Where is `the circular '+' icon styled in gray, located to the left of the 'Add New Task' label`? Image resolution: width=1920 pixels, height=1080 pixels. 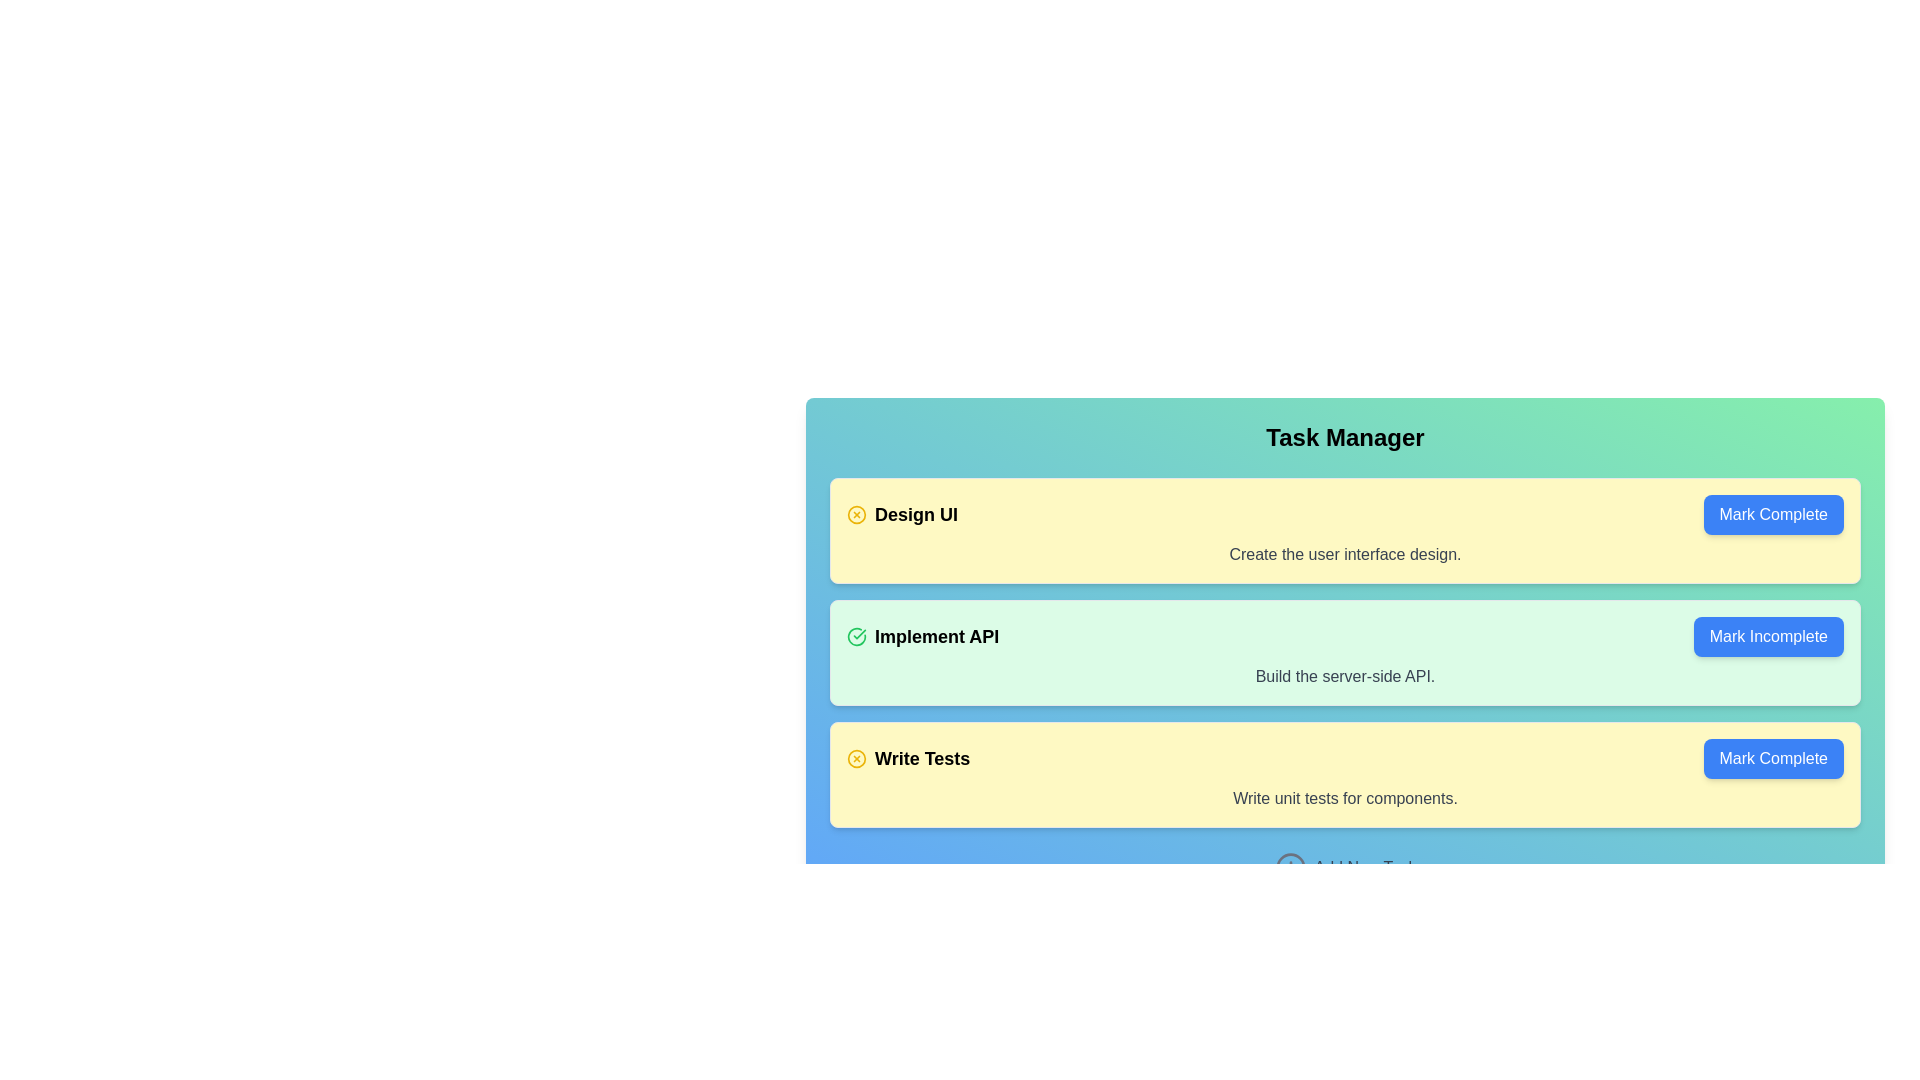 the circular '+' icon styled in gray, located to the left of the 'Add New Task' label is located at coordinates (1290, 866).